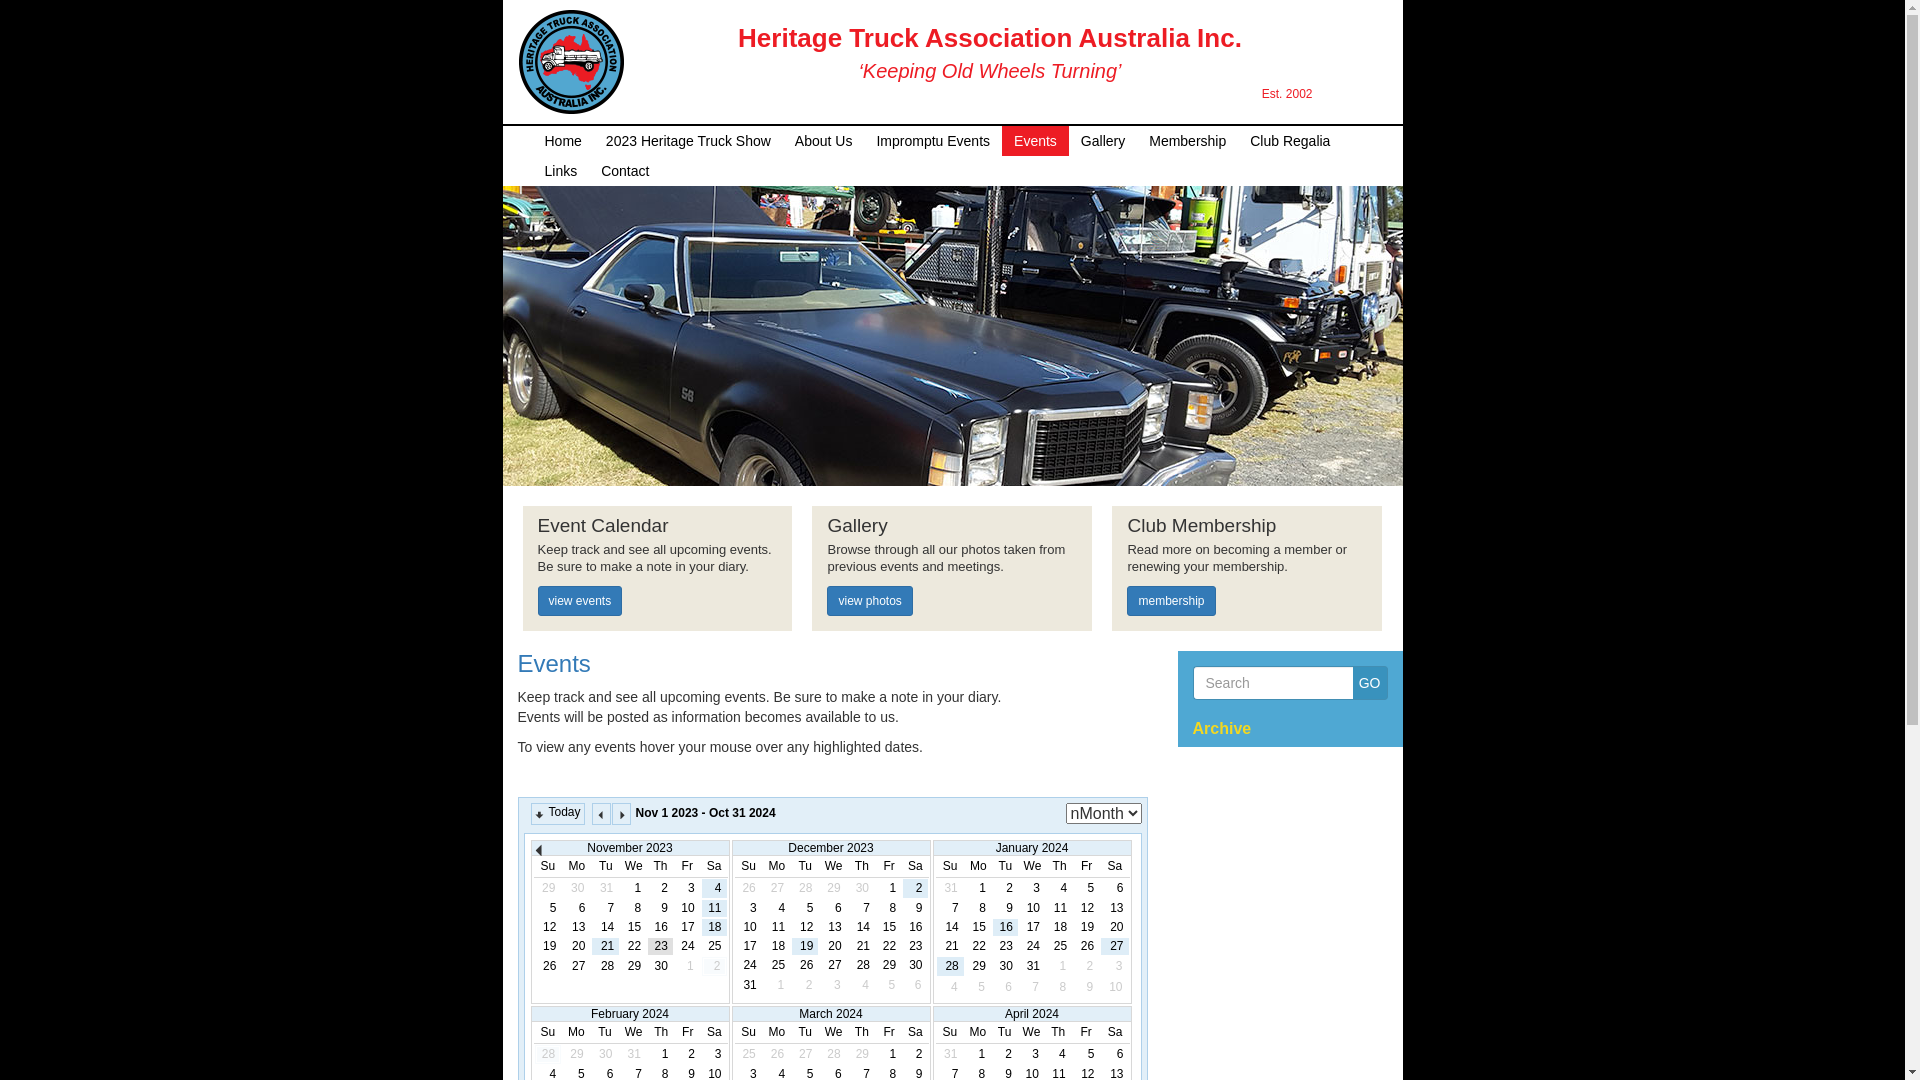 Image resolution: width=1920 pixels, height=1080 pixels. What do you see at coordinates (978, 927) in the screenshot?
I see `'15'` at bounding box center [978, 927].